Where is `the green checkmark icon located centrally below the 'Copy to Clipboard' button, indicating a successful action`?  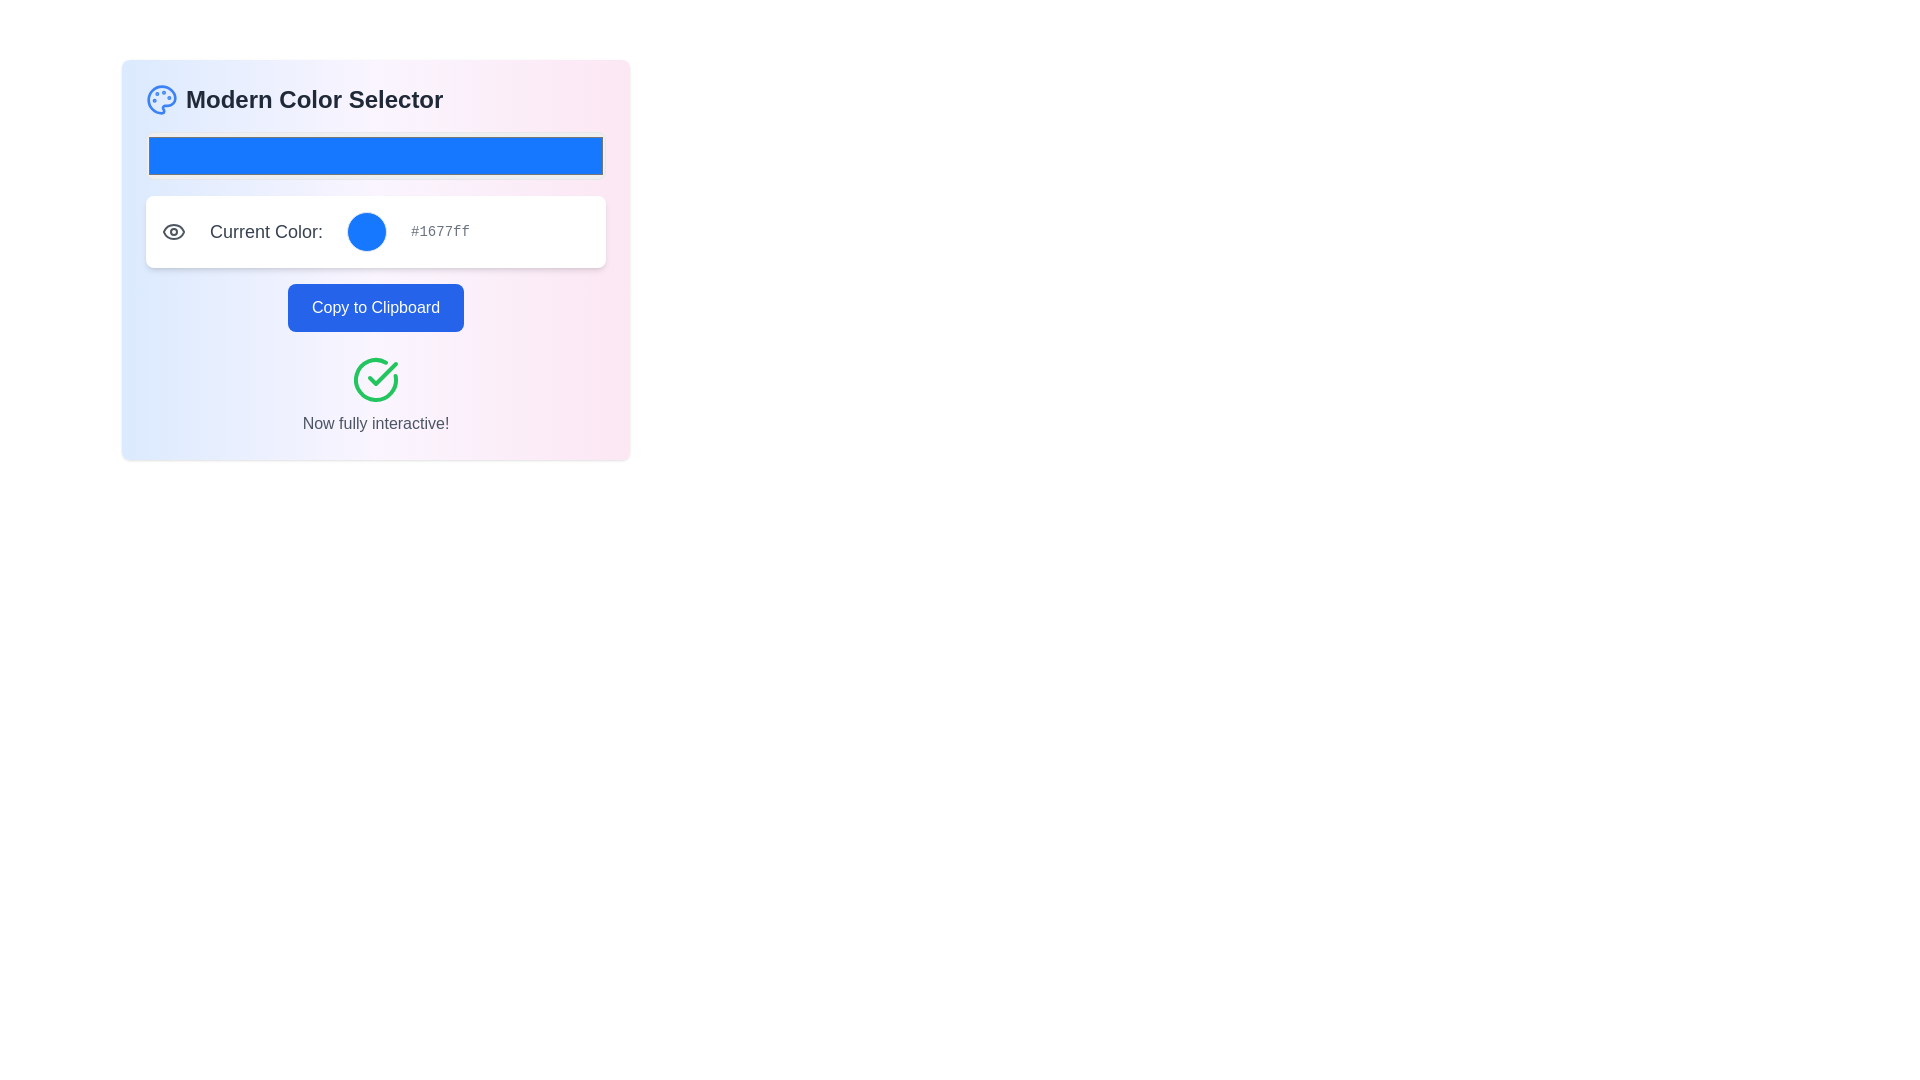
the green checkmark icon located centrally below the 'Copy to Clipboard' button, indicating a successful action is located at coordinates (383, 374).